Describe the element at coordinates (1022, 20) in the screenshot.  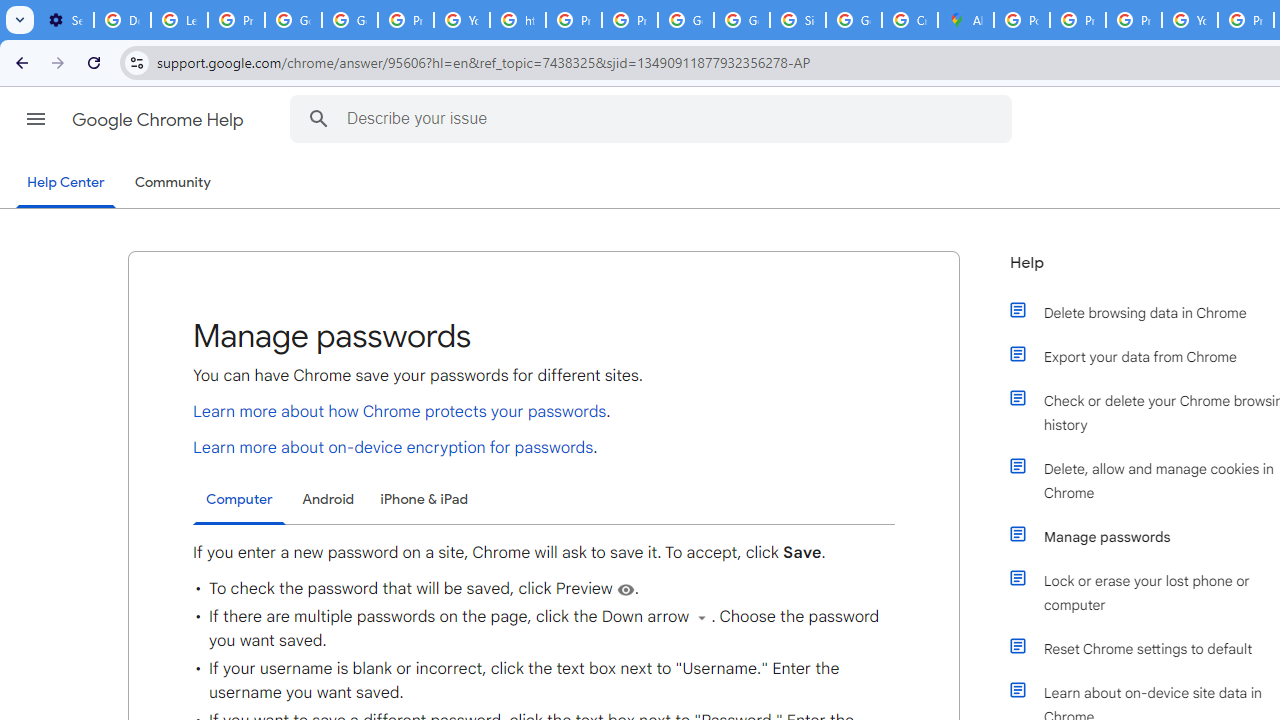
I see `'Policy Accountability and Transparency - Transparency Center'` at that location.